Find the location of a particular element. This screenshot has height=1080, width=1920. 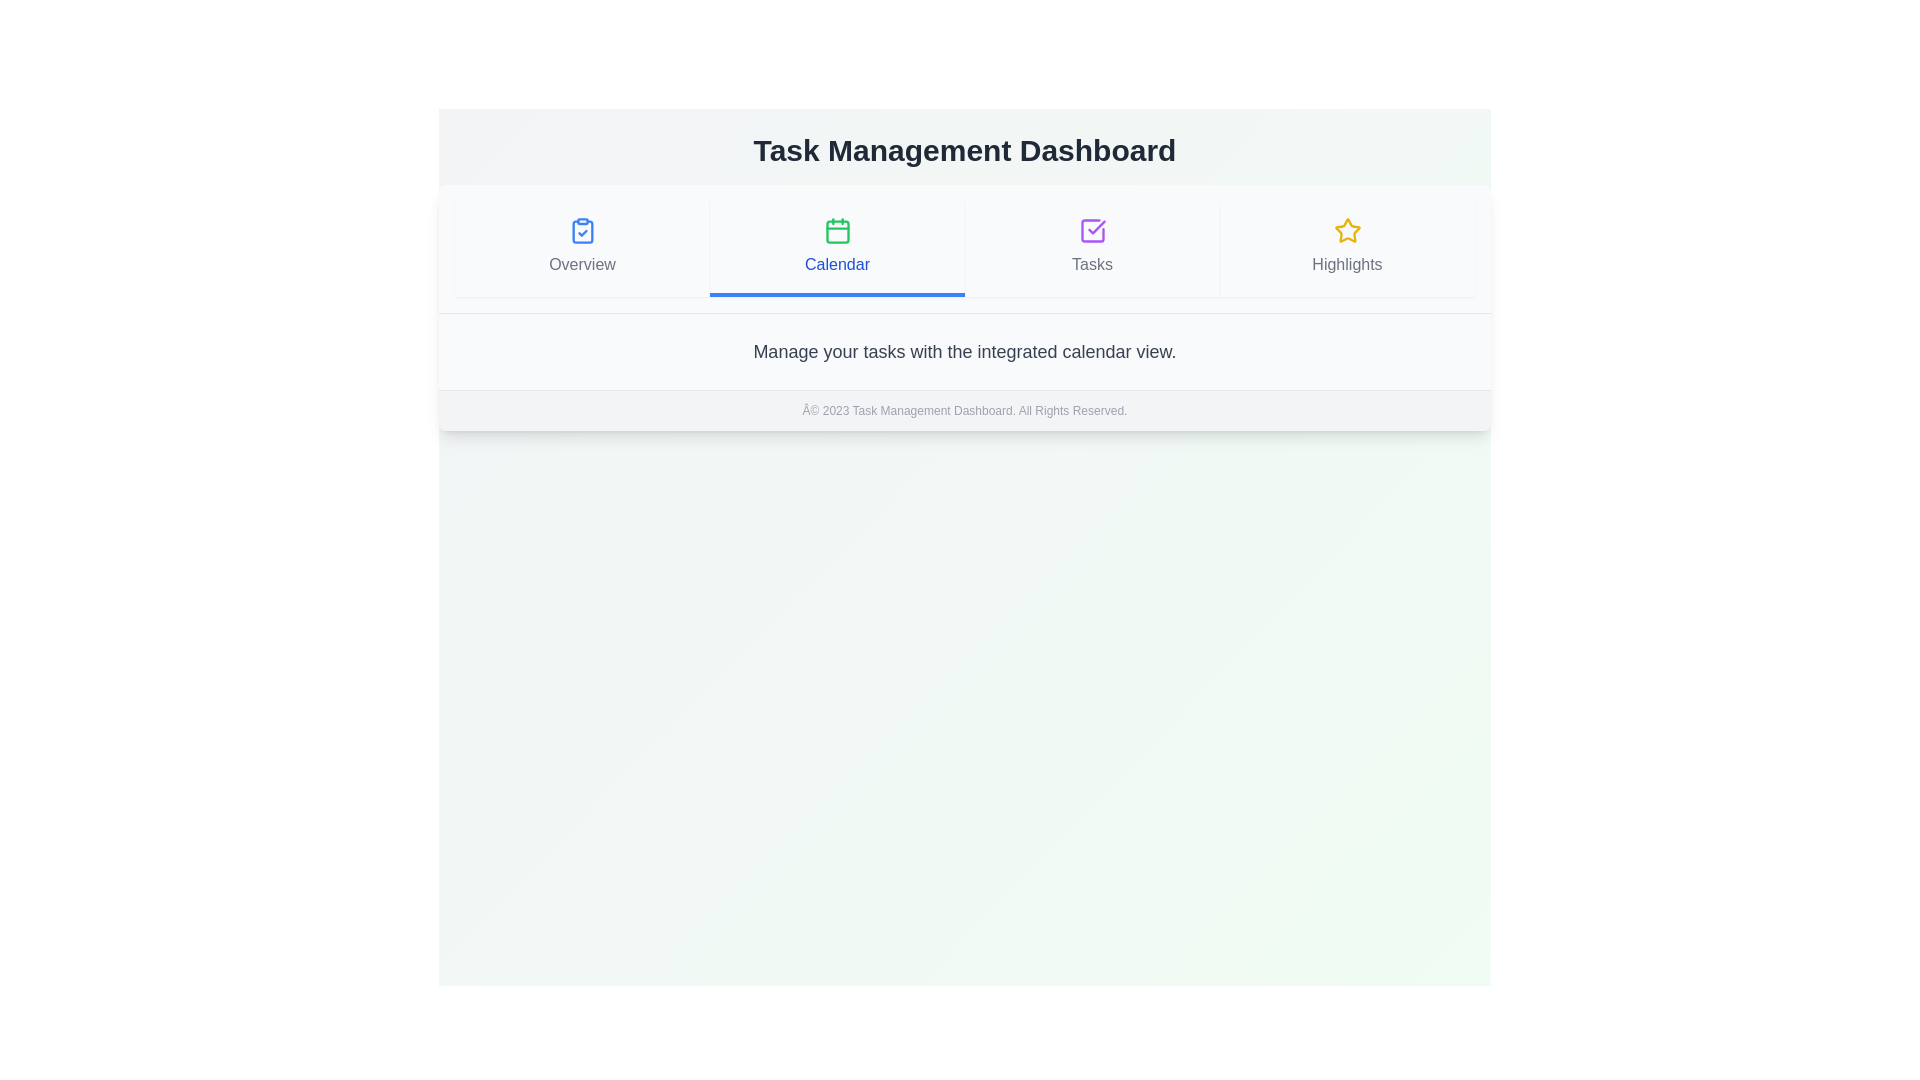

the static text display header at the top of the application, which indicates the application's title and purpose is located at coordinates (964, 149).